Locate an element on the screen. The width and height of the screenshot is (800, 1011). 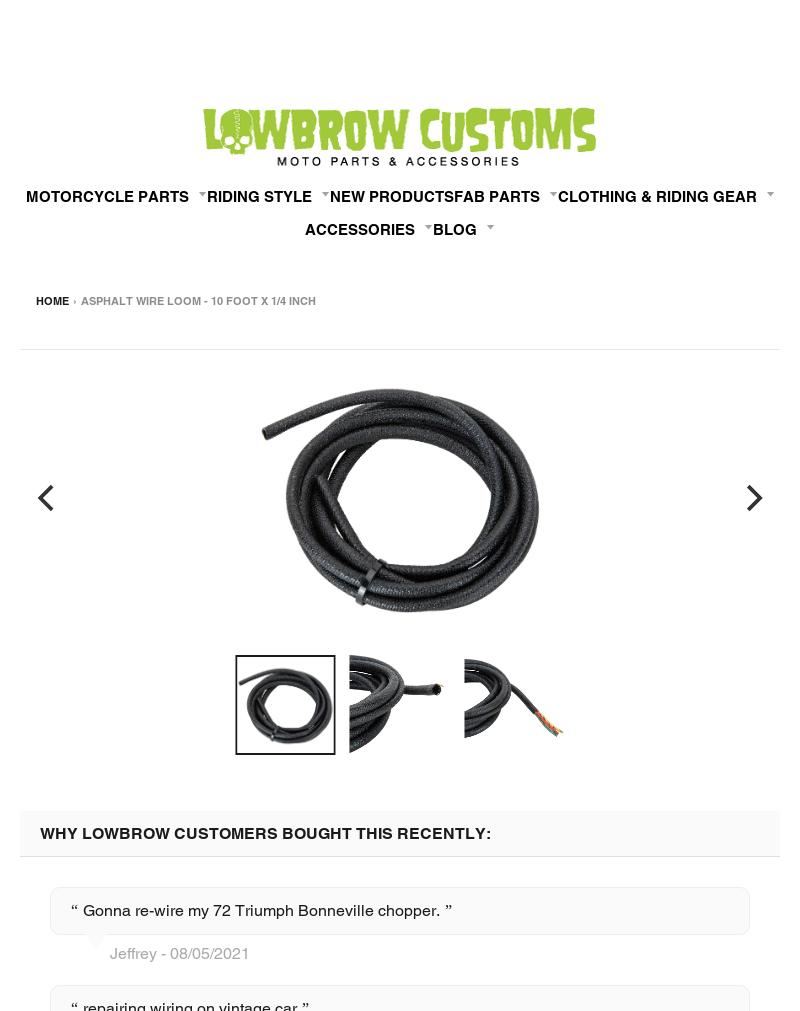
'As always, great quality and fast shipping. Looks good, too. A+' is located at coordinates (222, 345).